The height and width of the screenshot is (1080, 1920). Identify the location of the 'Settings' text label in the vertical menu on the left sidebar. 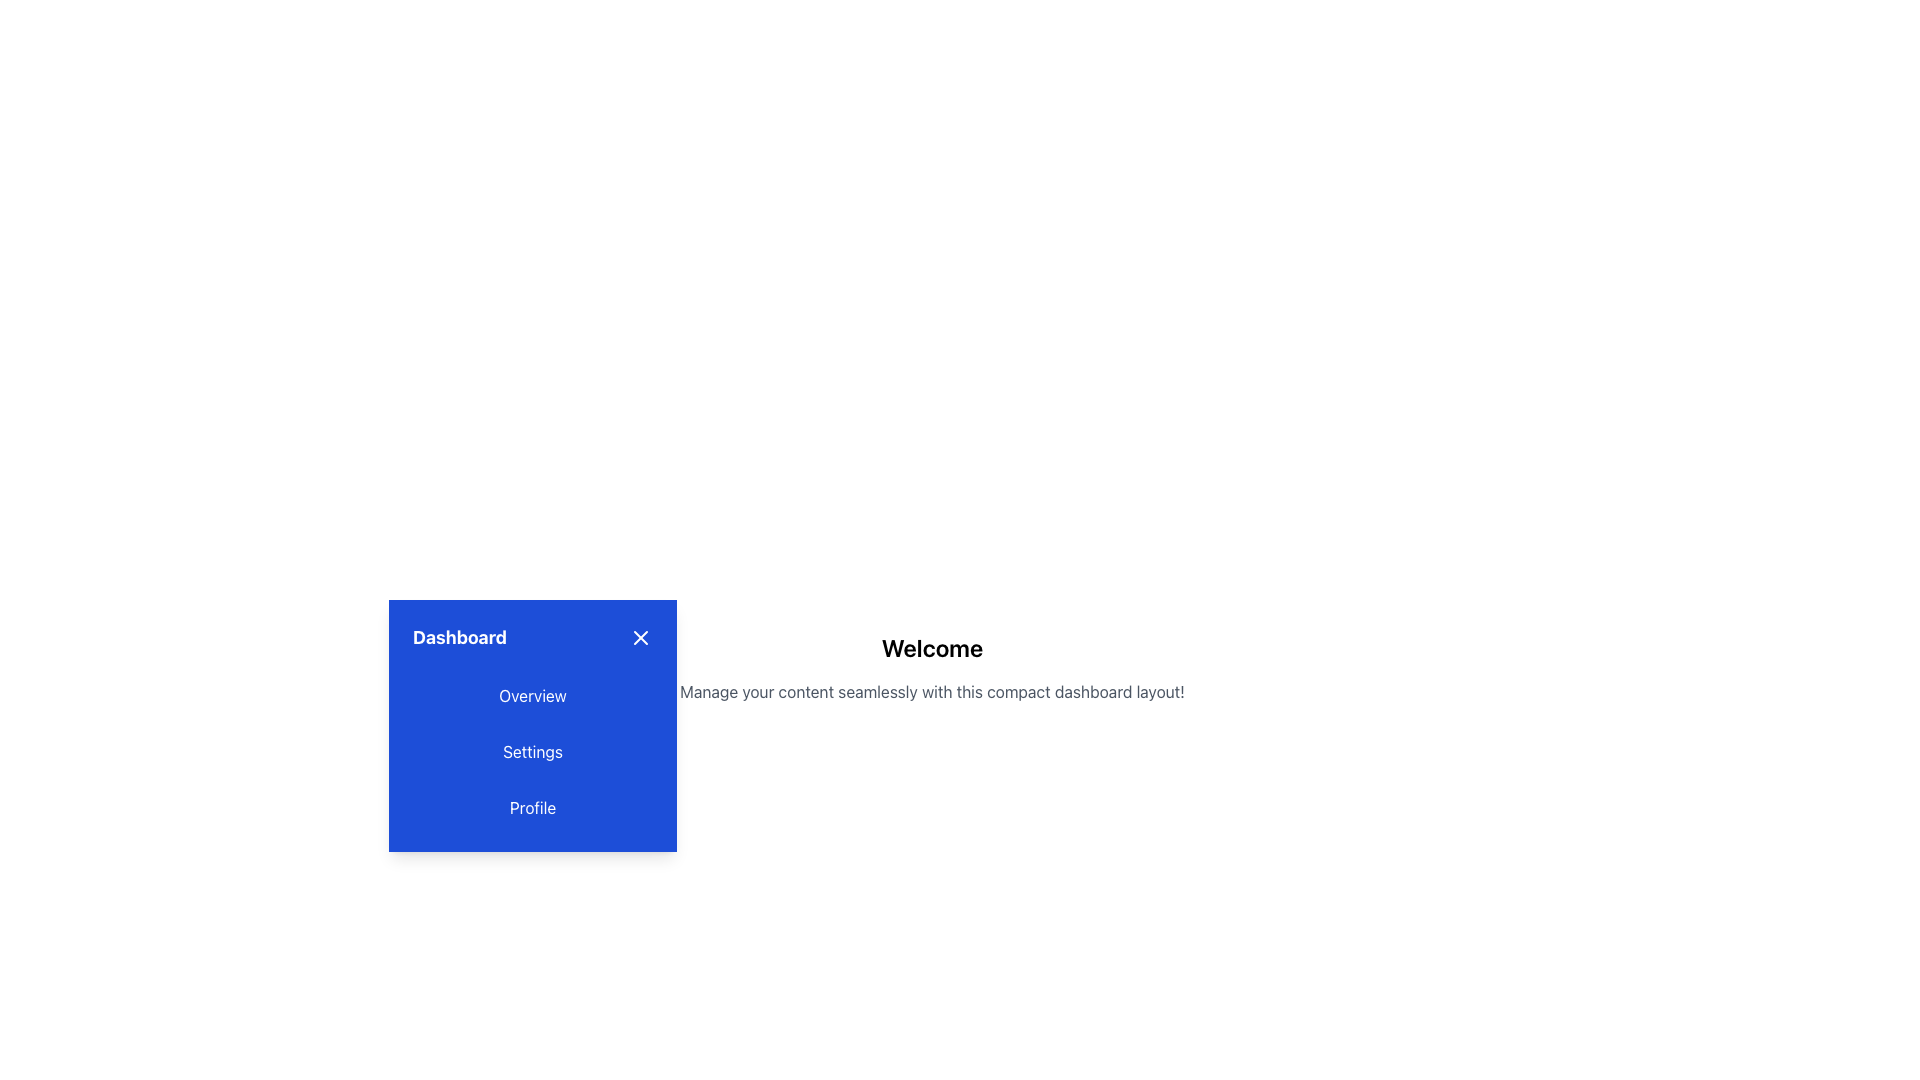
(532, 752).